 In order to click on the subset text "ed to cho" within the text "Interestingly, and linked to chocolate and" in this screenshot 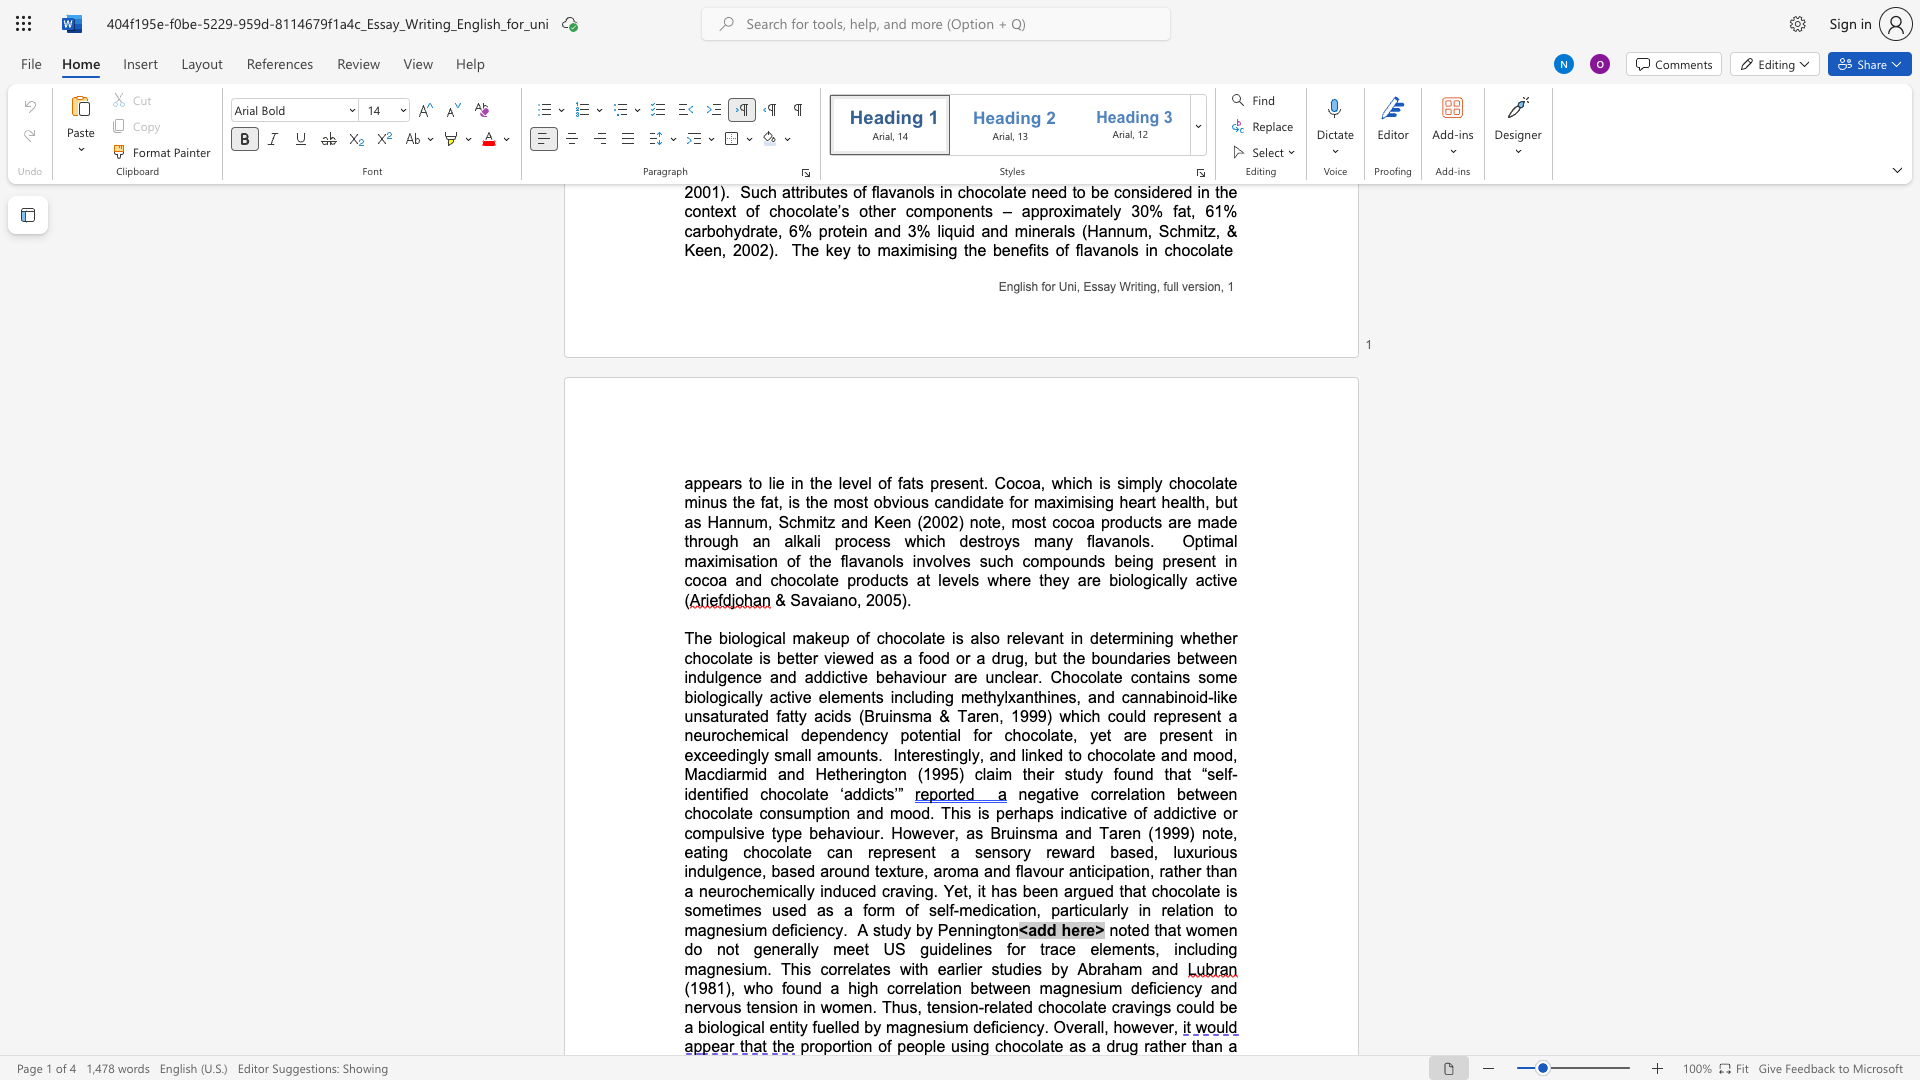, I will do `click(1044, 755)`.